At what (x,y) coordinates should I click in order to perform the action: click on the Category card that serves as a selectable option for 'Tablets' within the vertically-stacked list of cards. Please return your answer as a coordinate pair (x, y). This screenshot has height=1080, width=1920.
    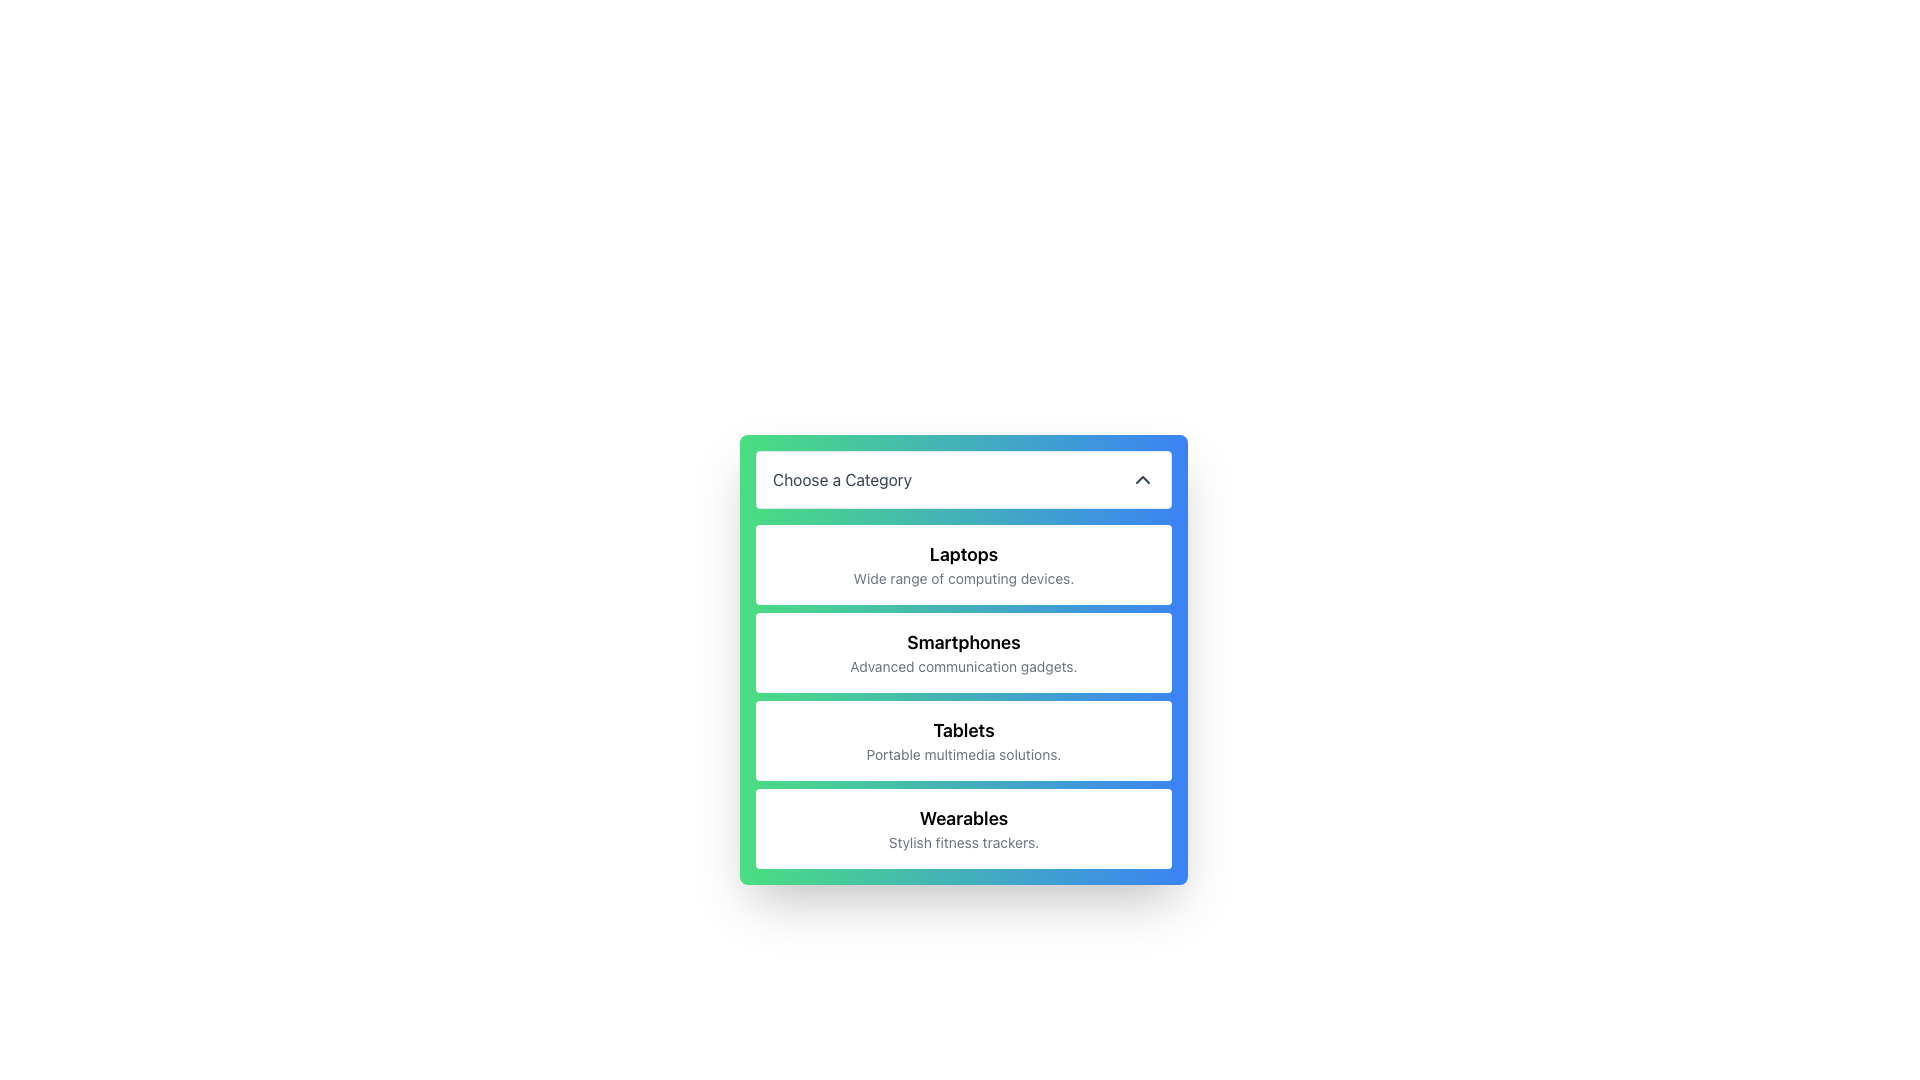
    Looking at the image, I should click on (964, 740).